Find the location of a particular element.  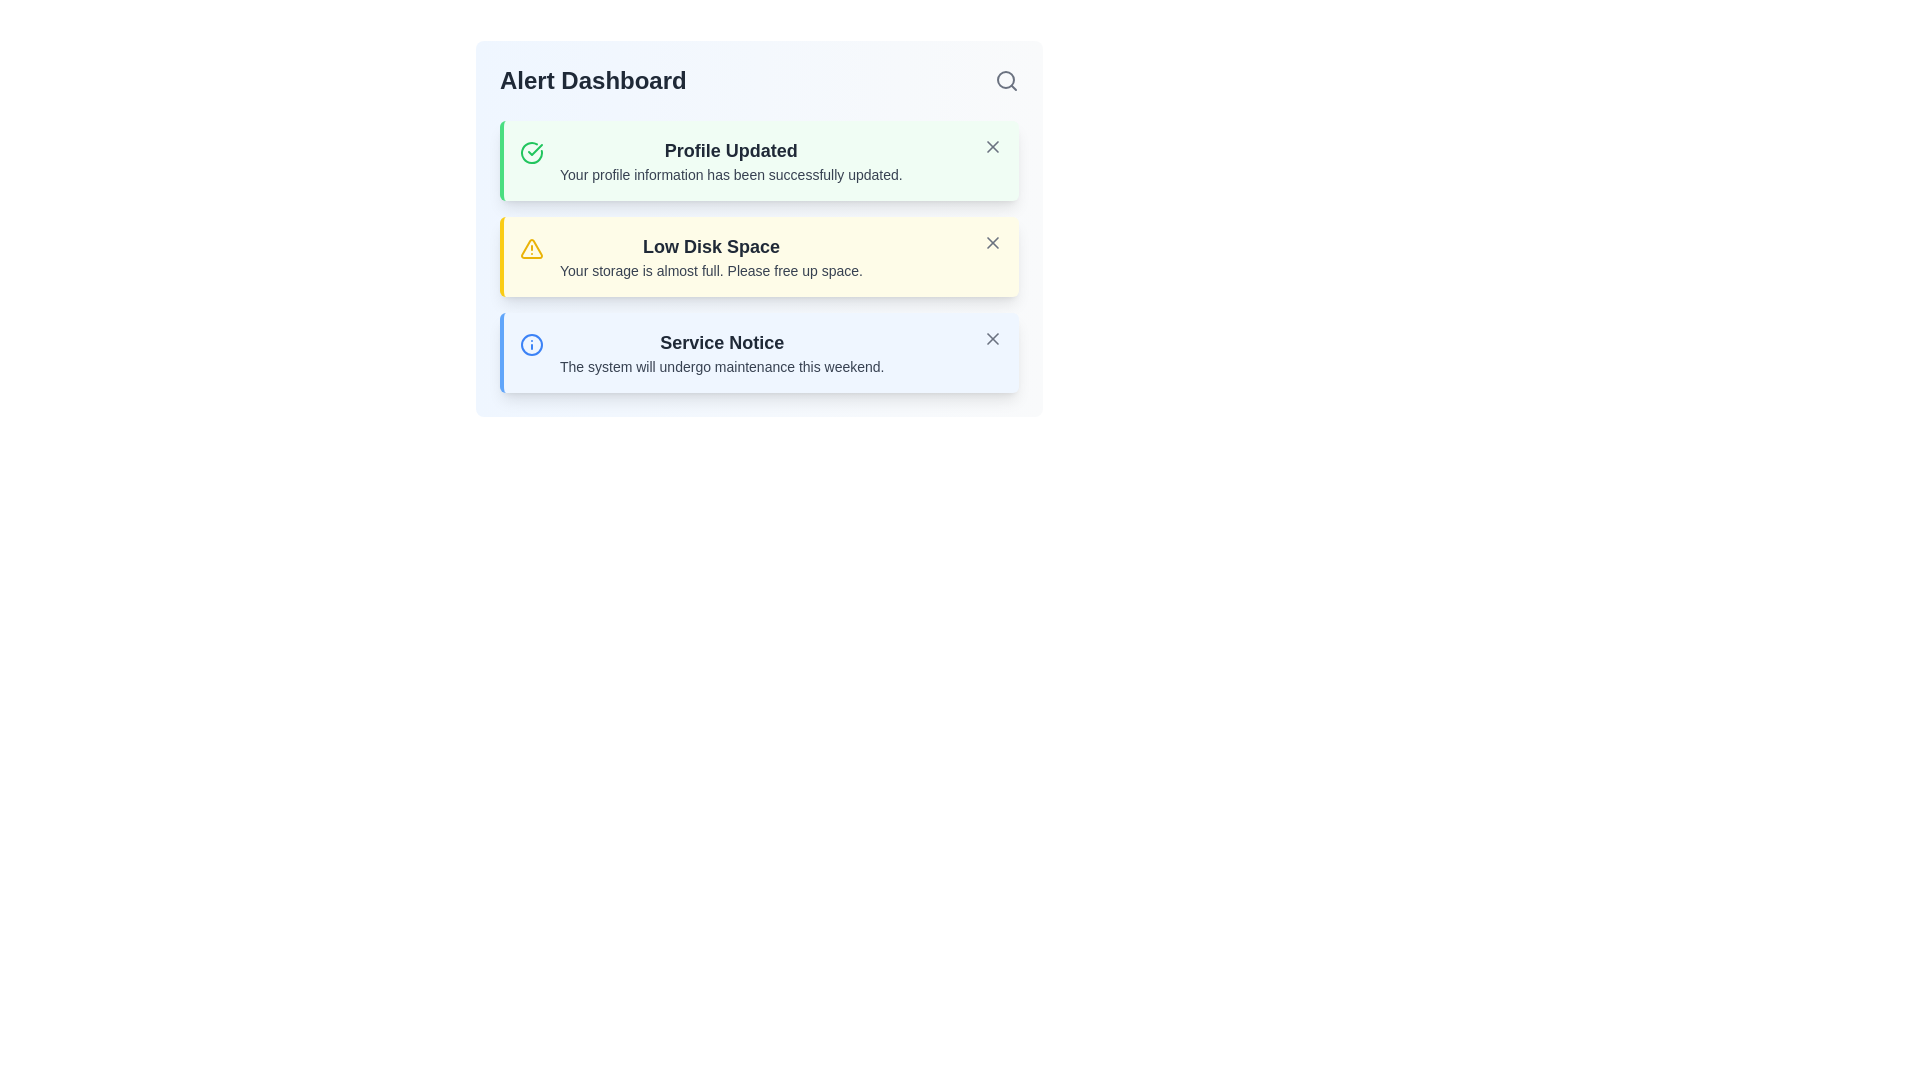

the informational icon is located at coordinates (532, 343).